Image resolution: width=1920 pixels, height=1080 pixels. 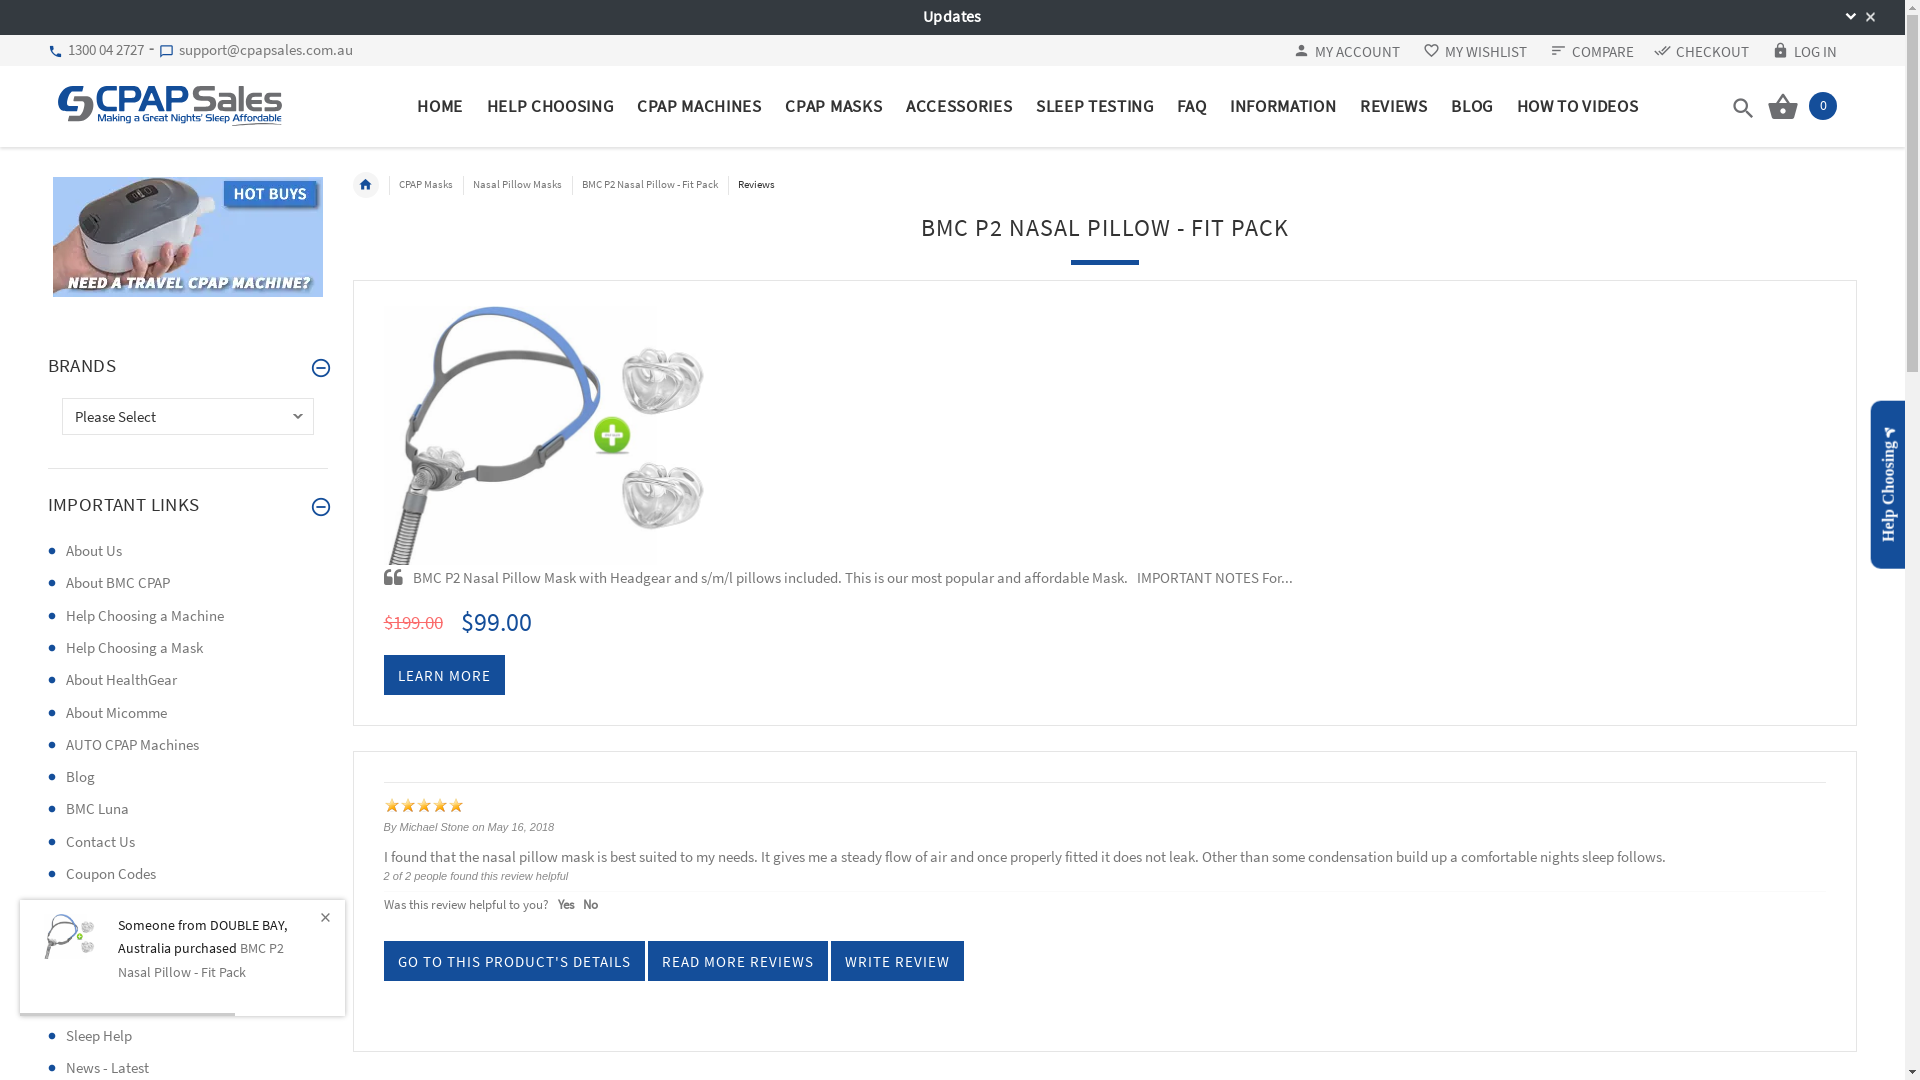 I want to click on 'About Us', so click(x=93, y=550).